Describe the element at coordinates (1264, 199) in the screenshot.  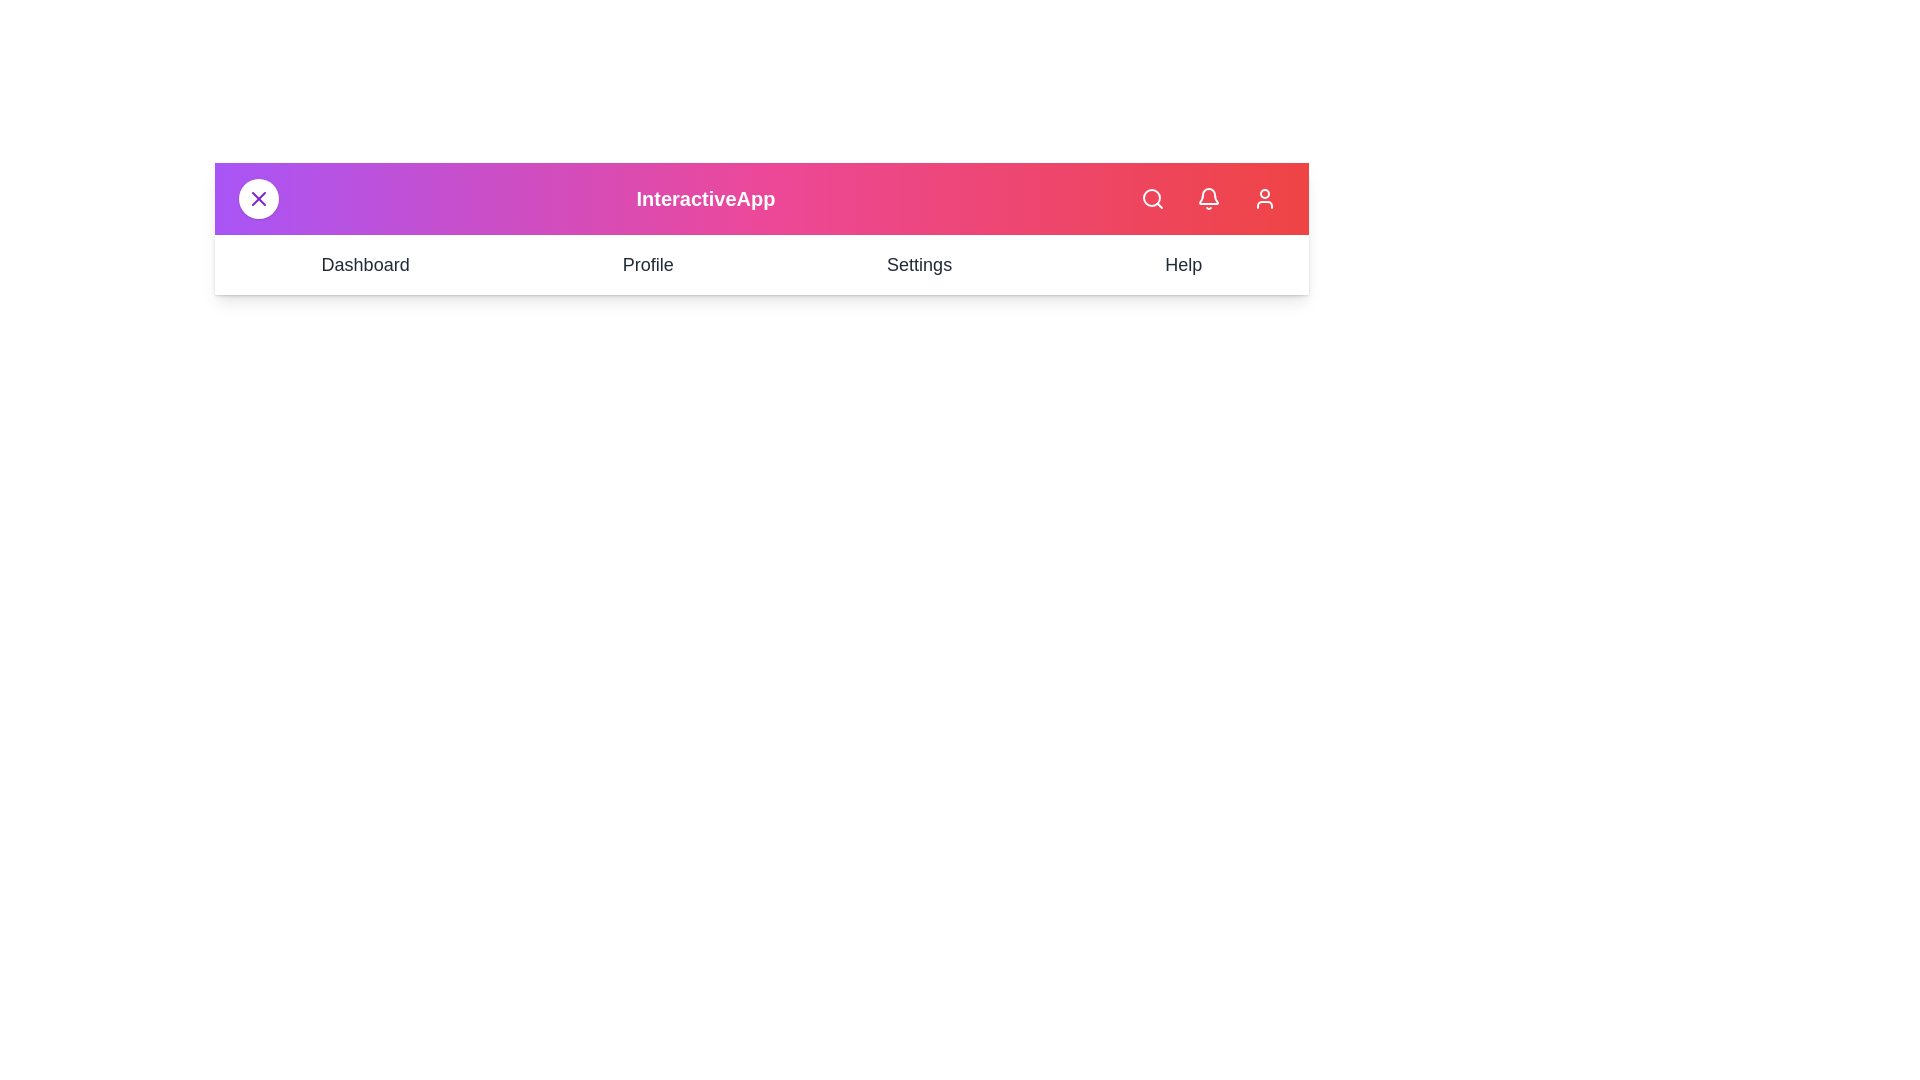
I see `the user icon to access user-related actions or settings` at that location.